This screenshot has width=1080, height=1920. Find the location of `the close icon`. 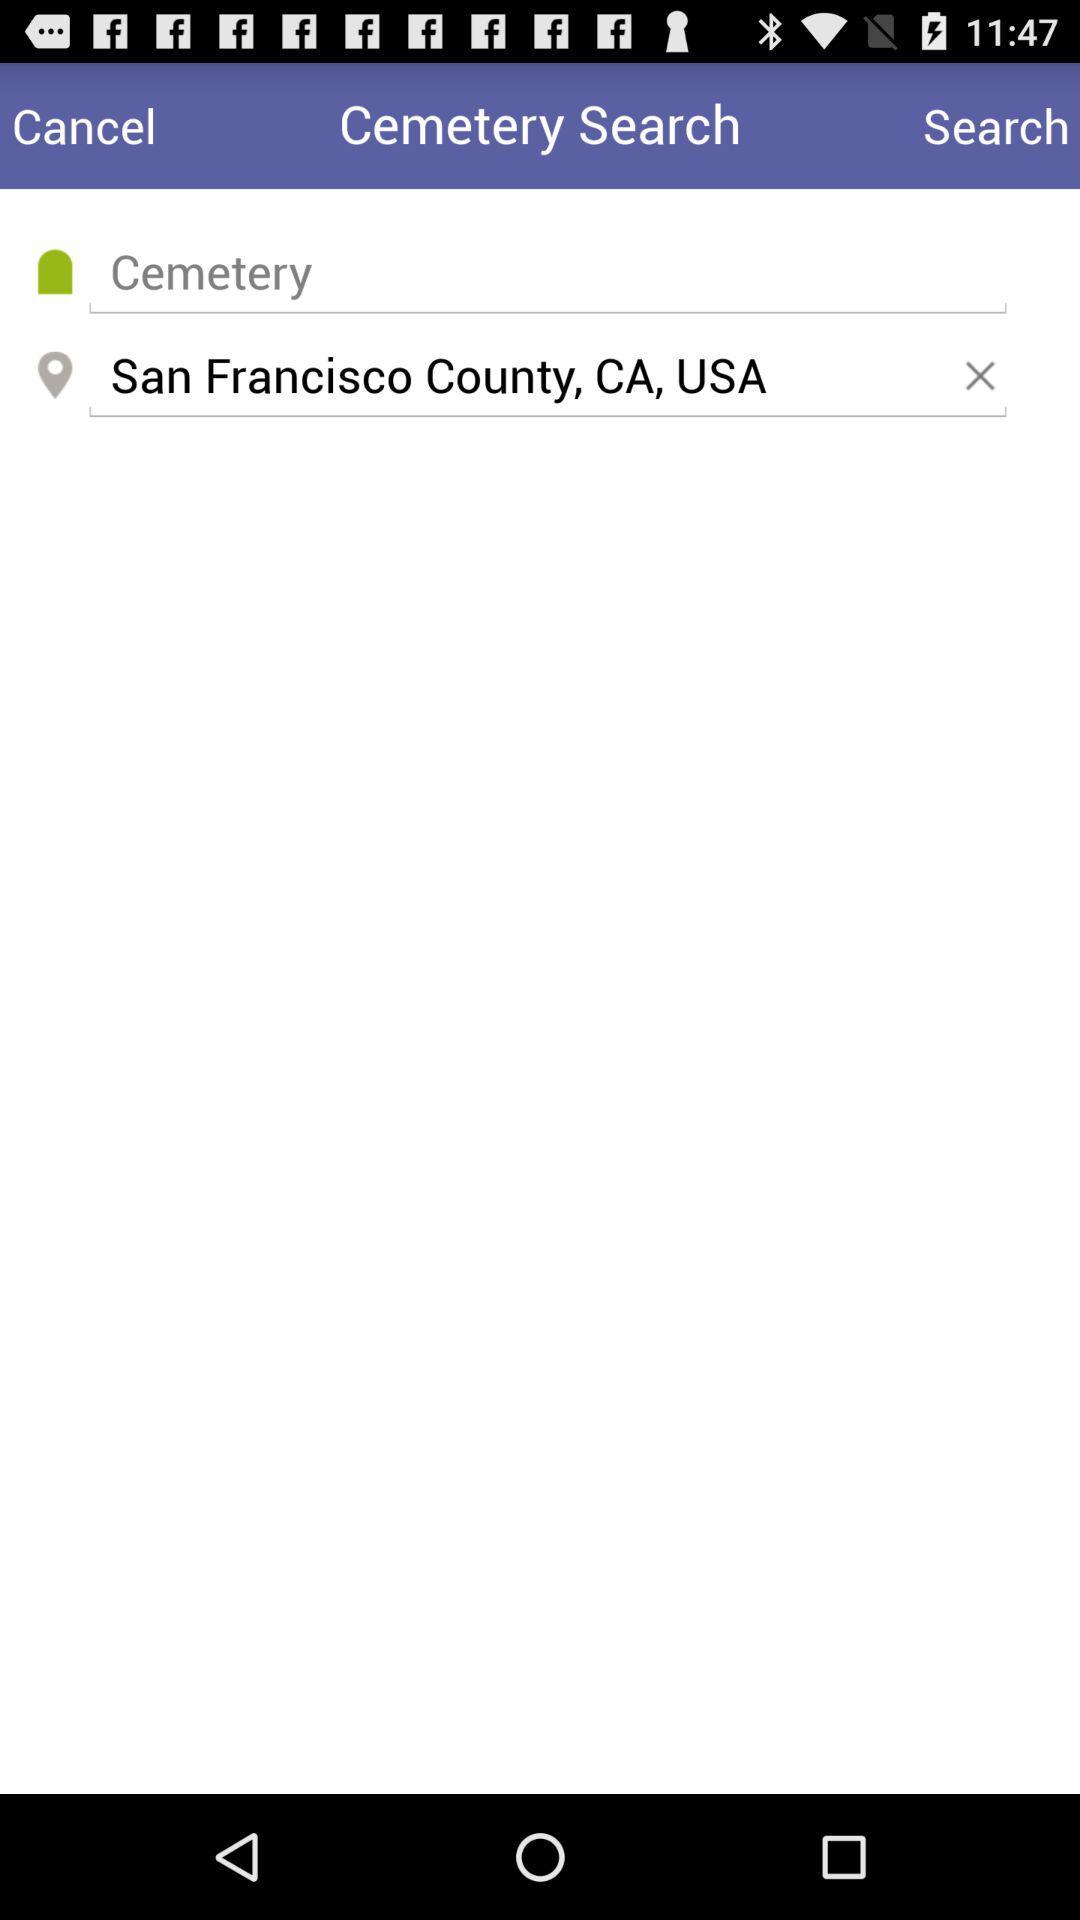

the close icon is located at coordinates (983, 401).